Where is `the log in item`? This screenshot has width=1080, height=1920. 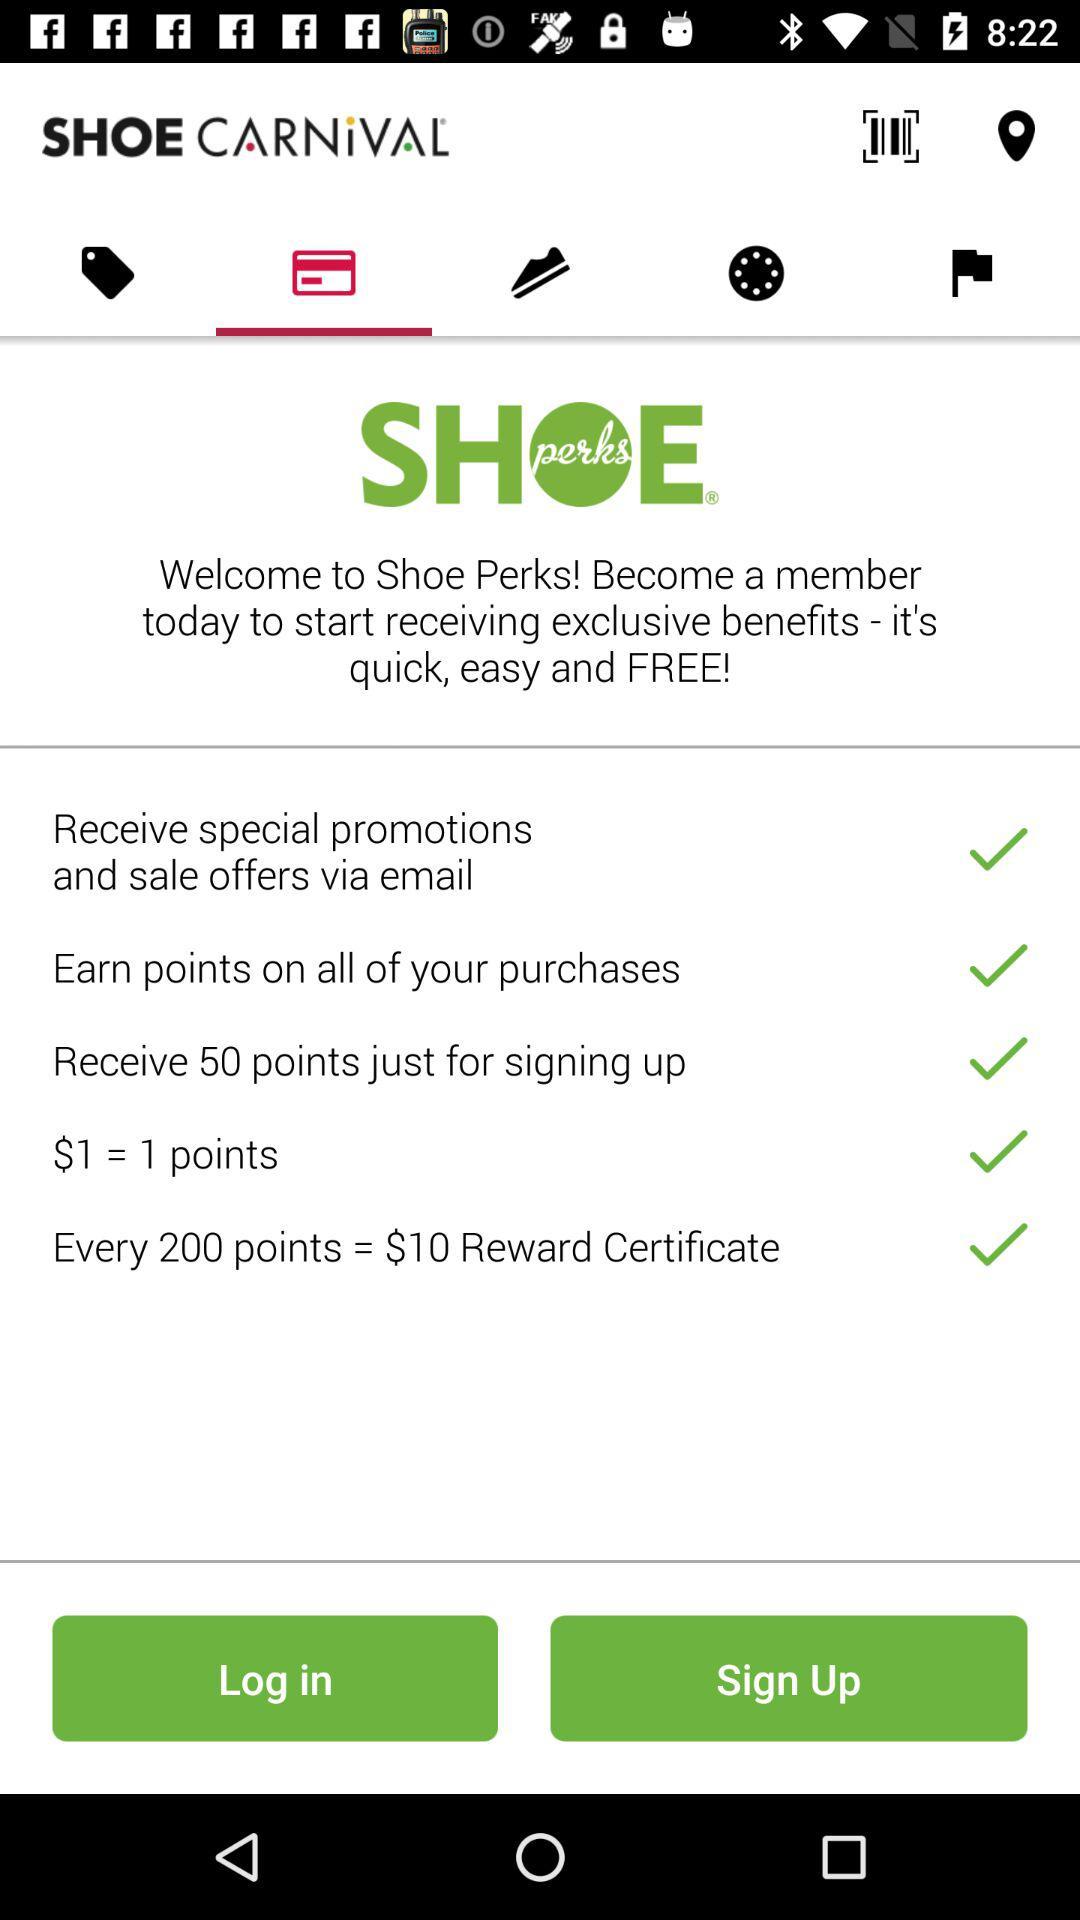 the log in item is located at coordinates (275, 1678).